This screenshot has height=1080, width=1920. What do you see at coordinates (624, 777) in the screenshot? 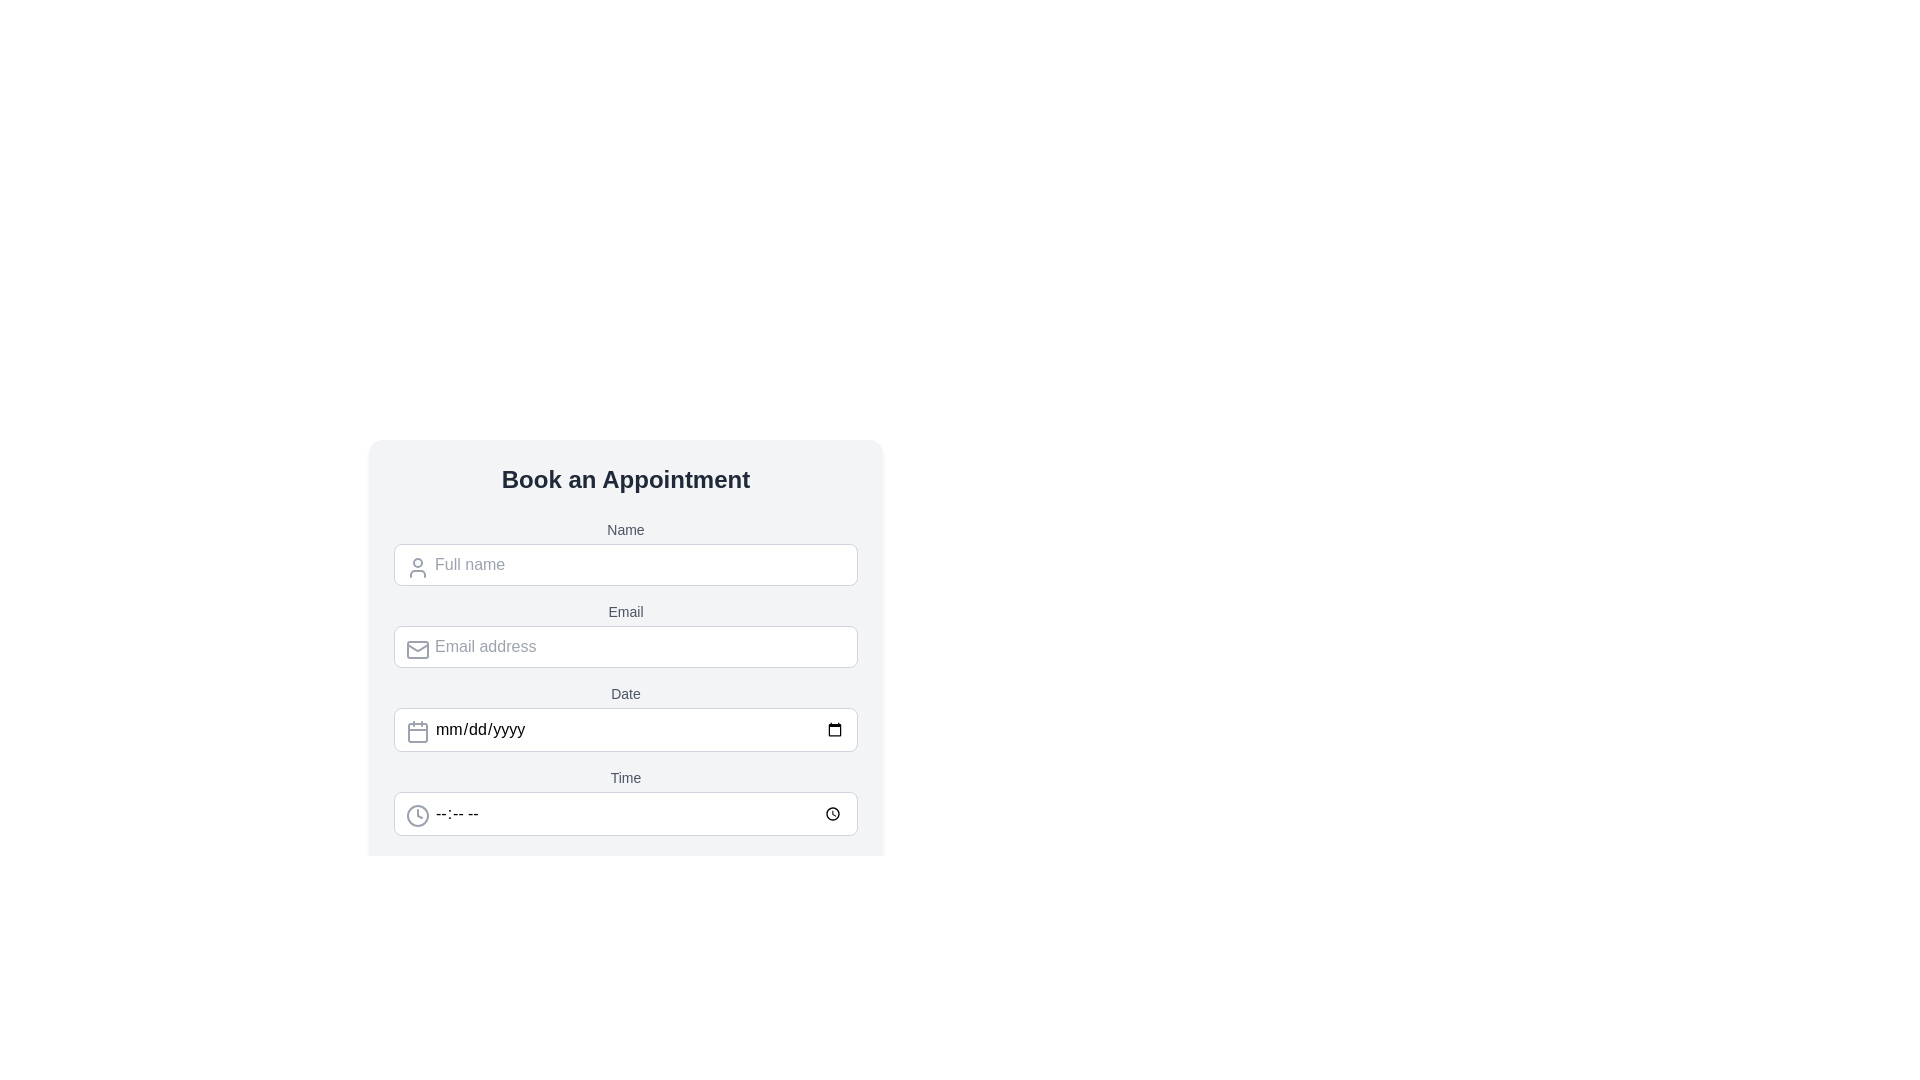
I see `the text label for the time input area in the 'Book an Appointment' form, located under the 'Date' section, which is aligned with the time picker input field` at bounding box center [624, 777].